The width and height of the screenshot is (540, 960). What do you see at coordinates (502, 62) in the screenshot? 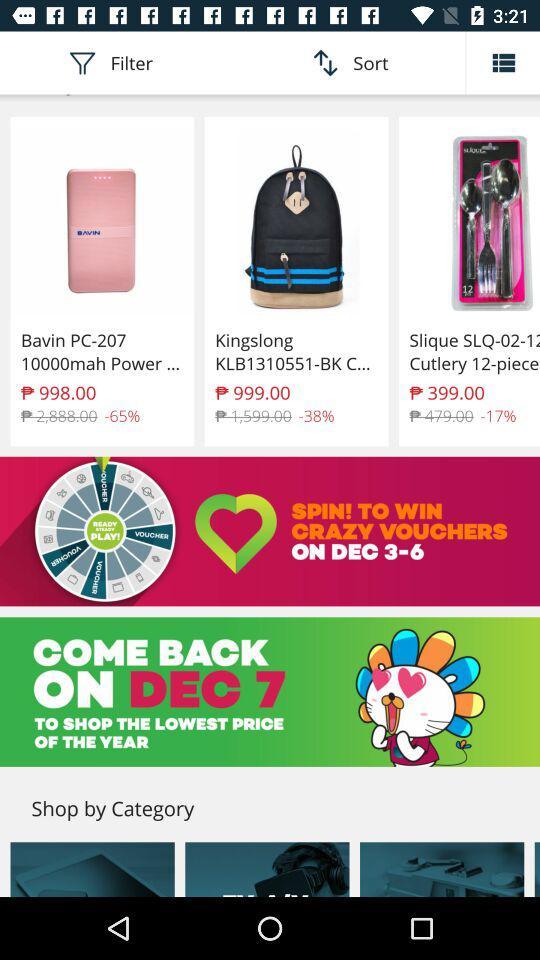
I see `the list icon` at bounding box center [502, 62].